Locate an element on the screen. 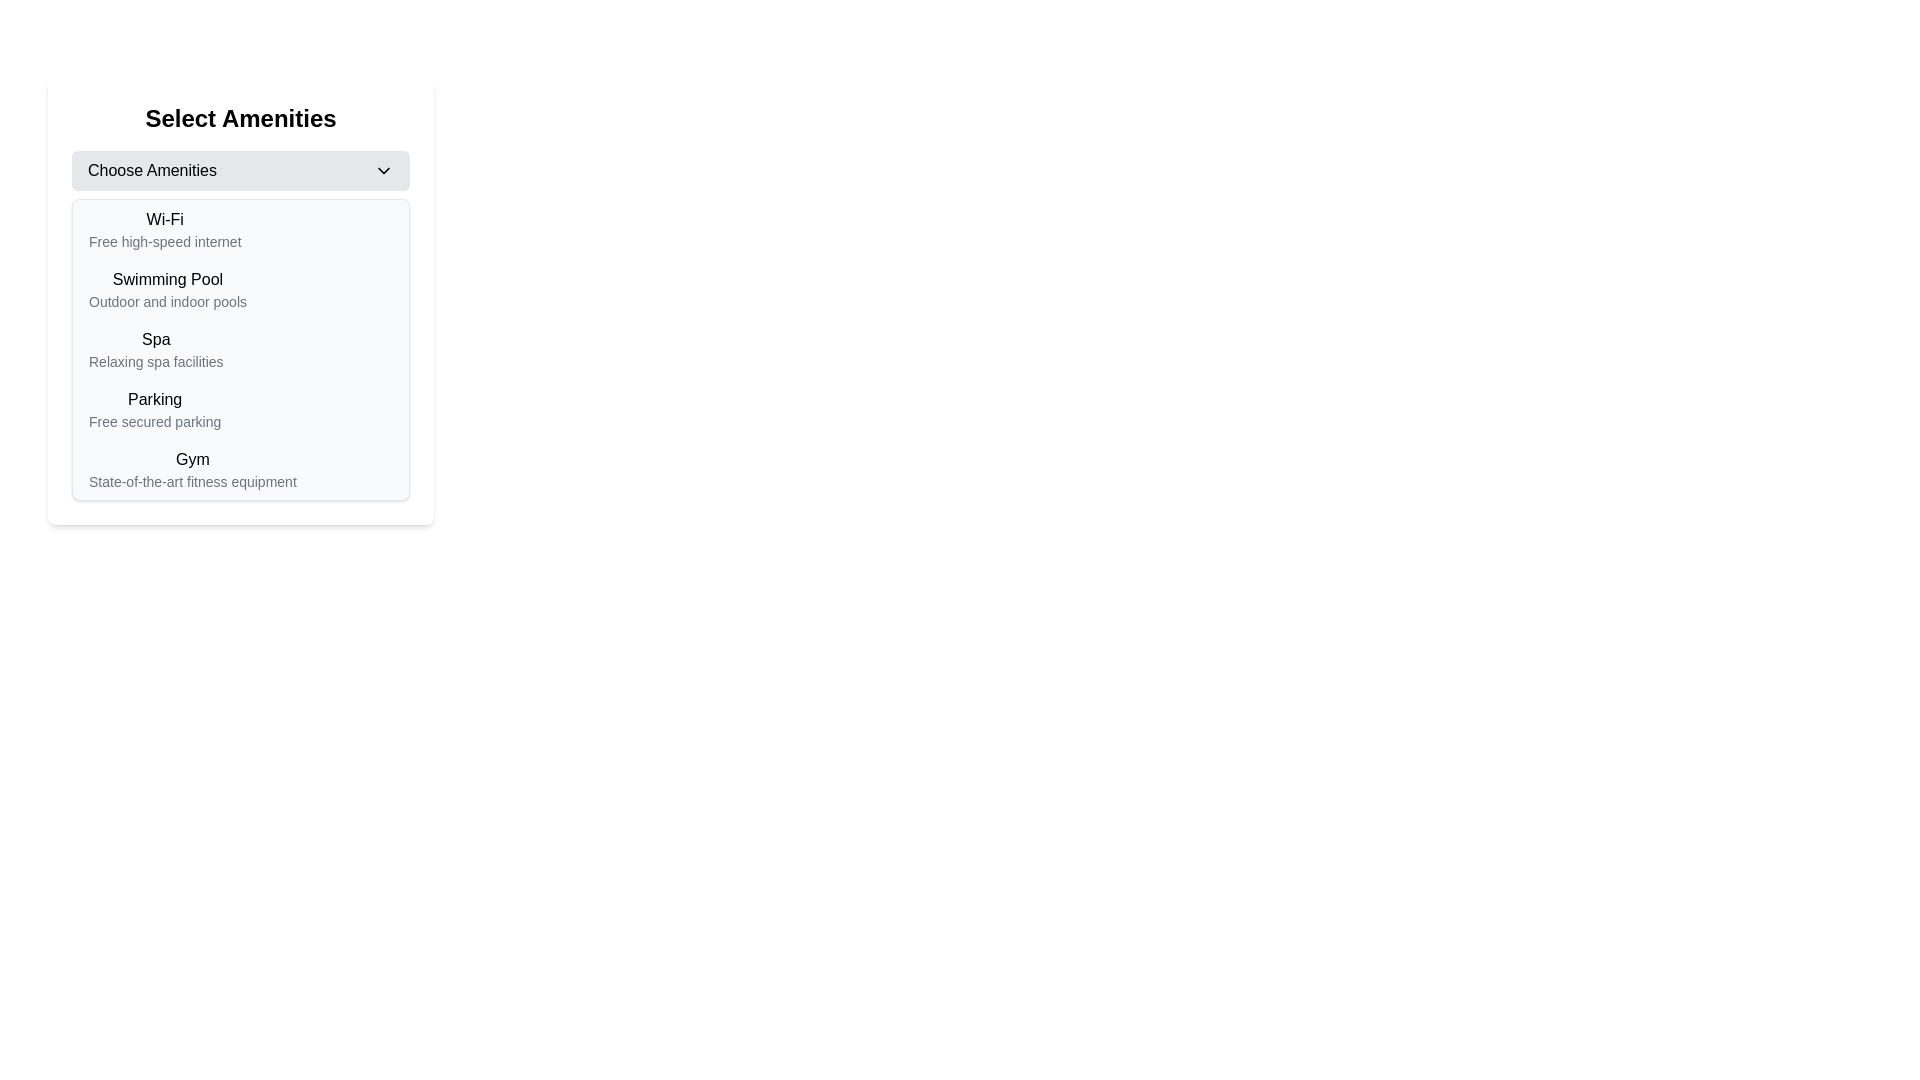 Image resolution: width=1920 pixels, height=1080 pixels. the text element displaying 'Parking' in a medium-sized font, located within the amenities list of a modal dialog, positioned below 'Spa' and above 'Free secured parking' is located at coordinates (154, 400).